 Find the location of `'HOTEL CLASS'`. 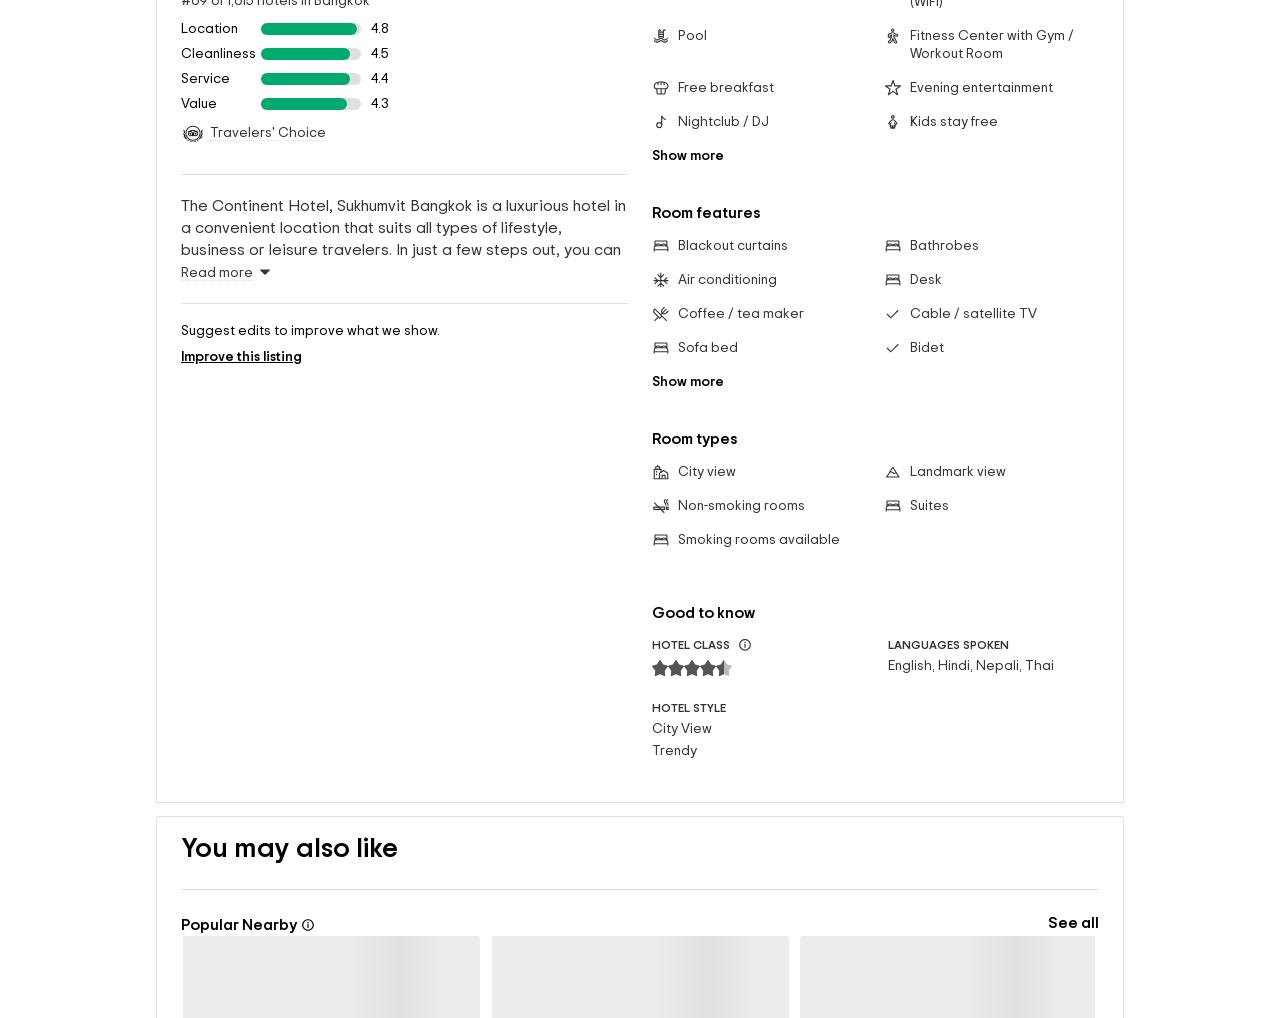

'HOTEL CLASS' is located at coordinates (690, 612).